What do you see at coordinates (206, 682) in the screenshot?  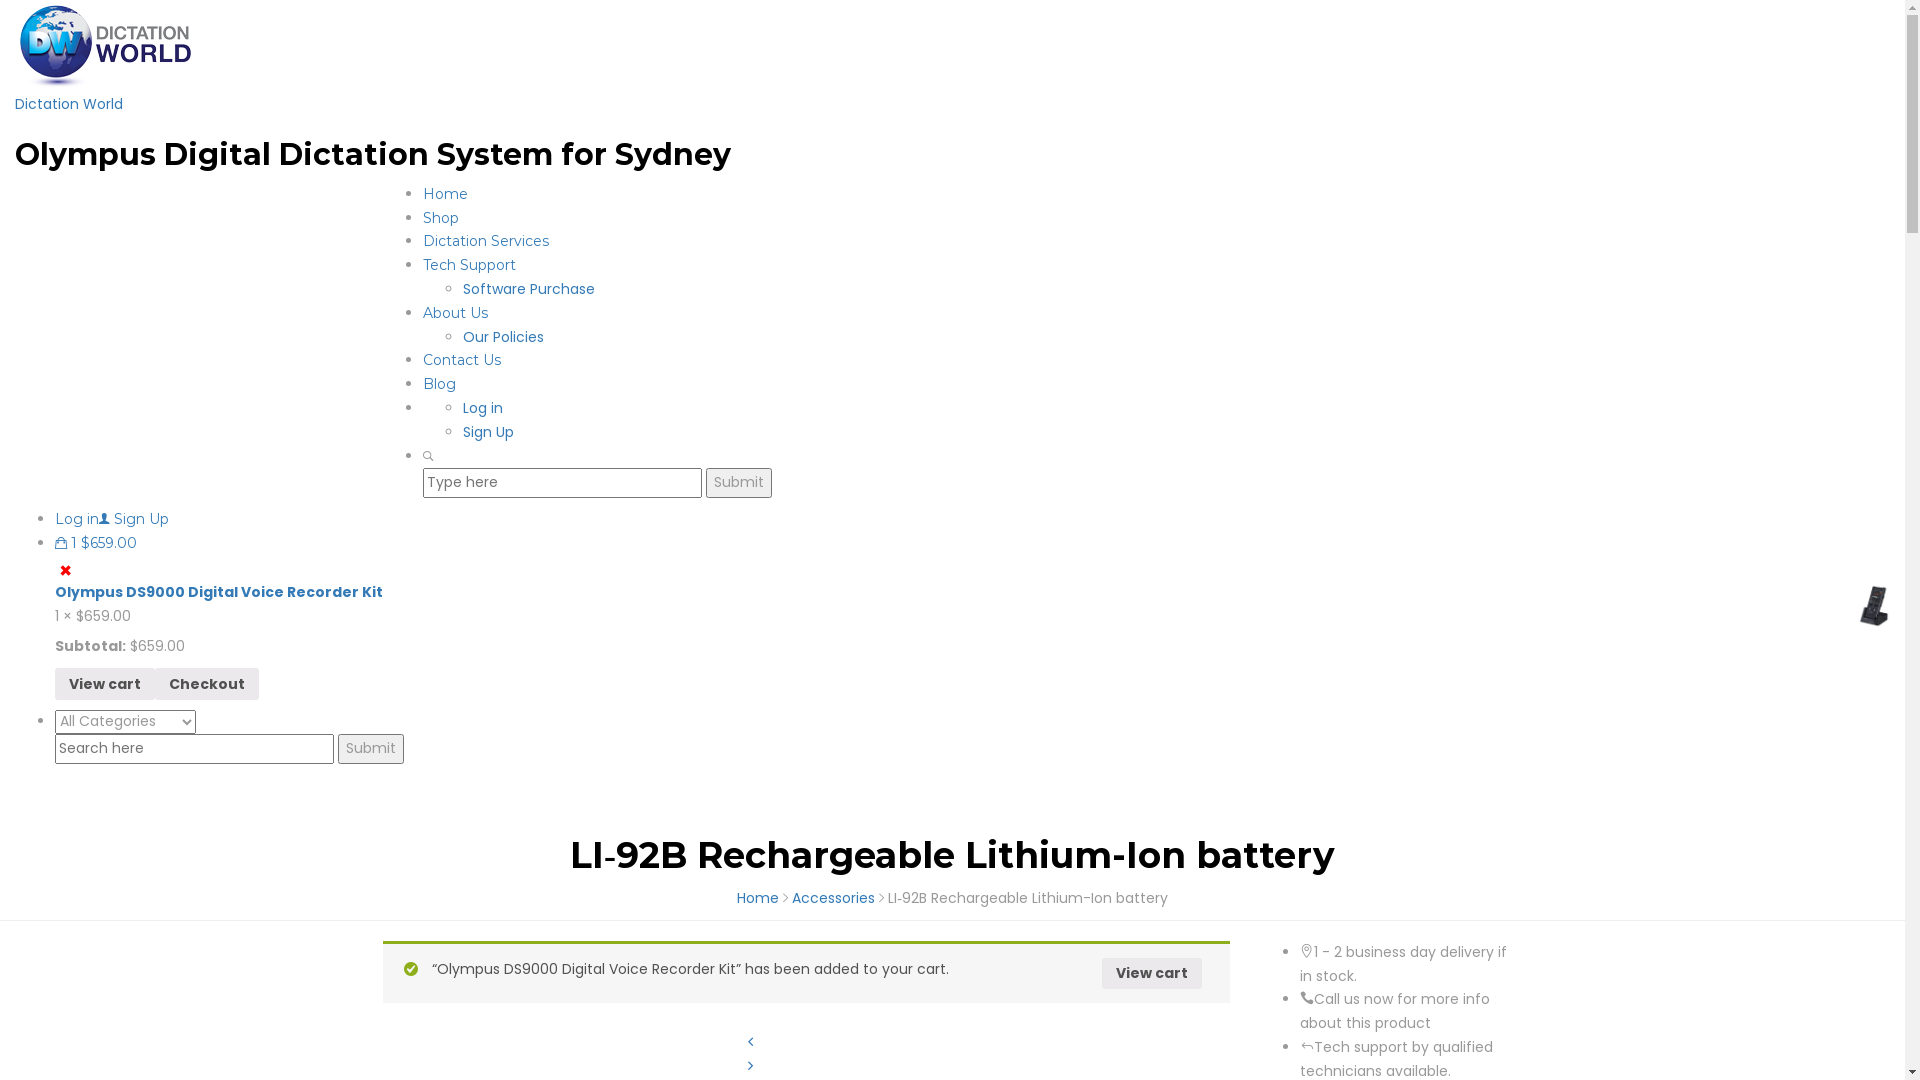 I see `'Checkout'` at bounding box center [206, 682].